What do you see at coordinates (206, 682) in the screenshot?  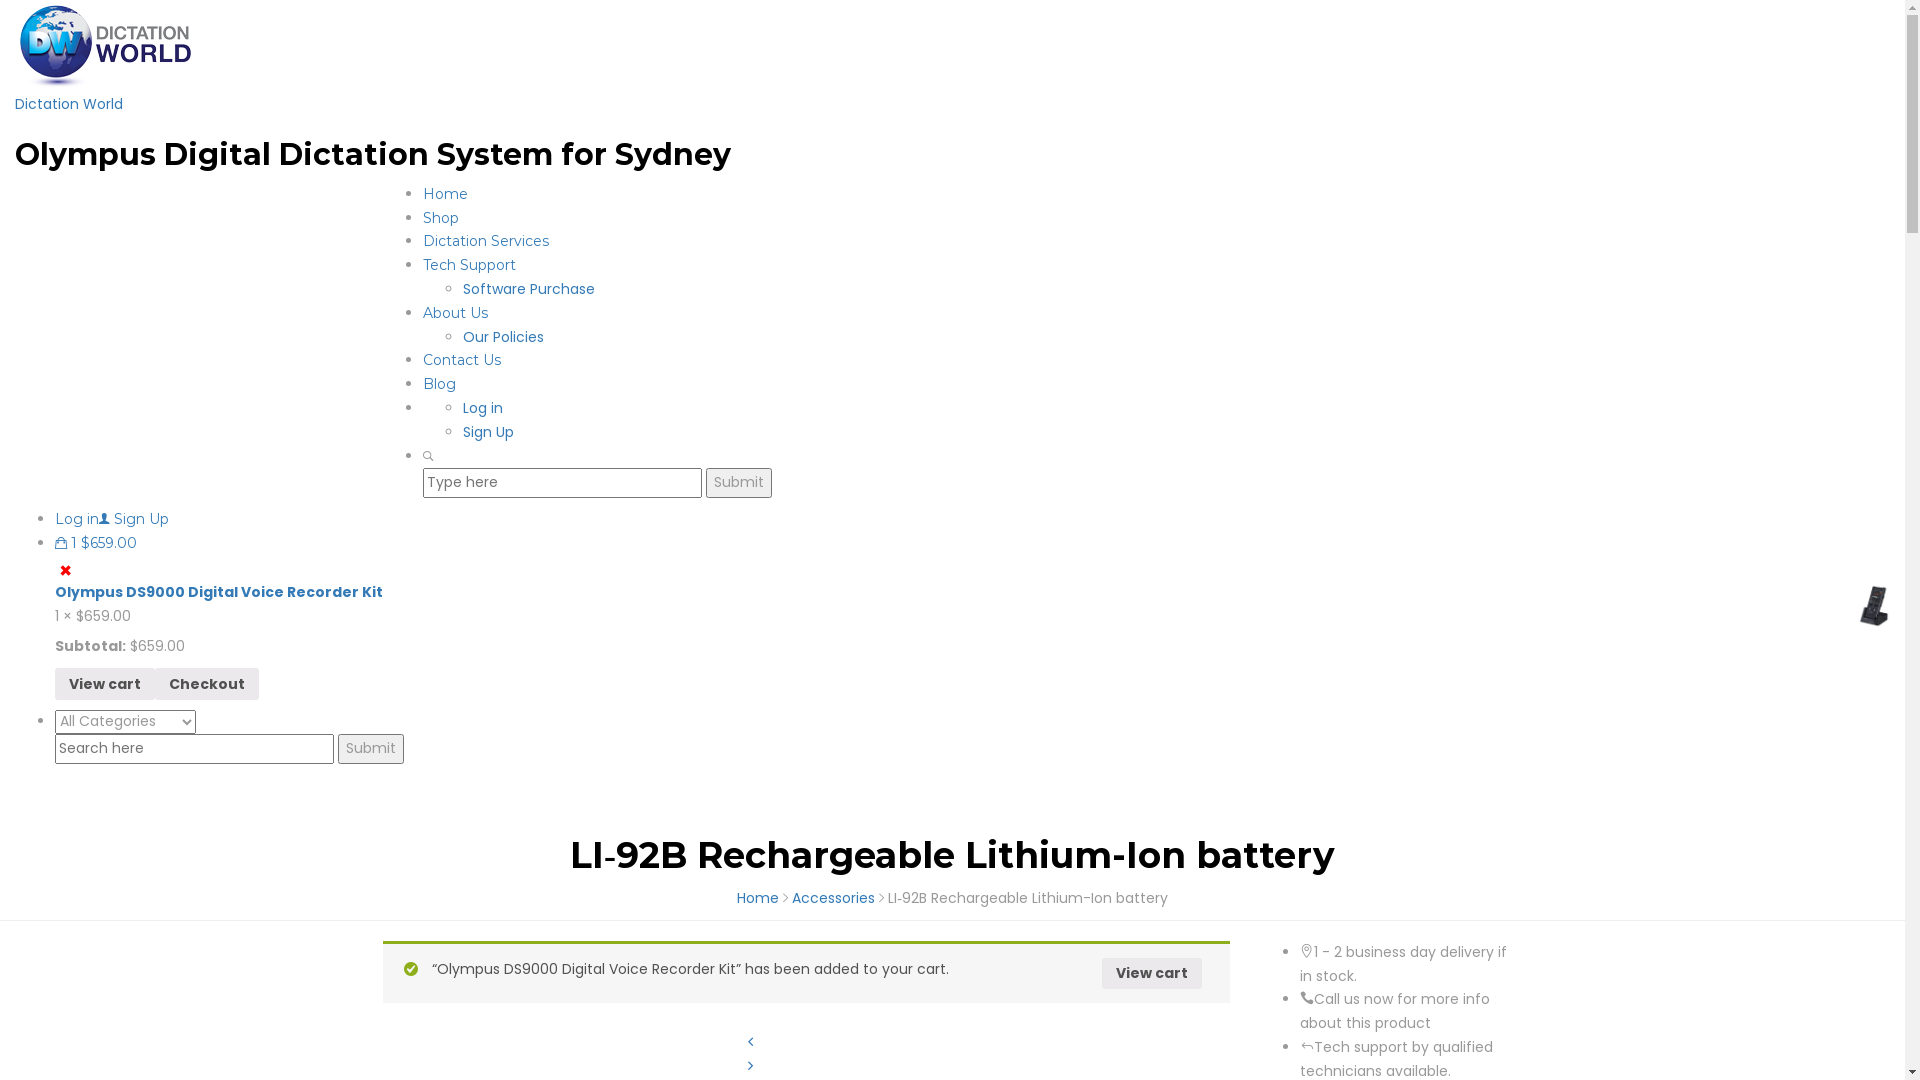 I see `'Checkout'` at bounding box center [206, 682].